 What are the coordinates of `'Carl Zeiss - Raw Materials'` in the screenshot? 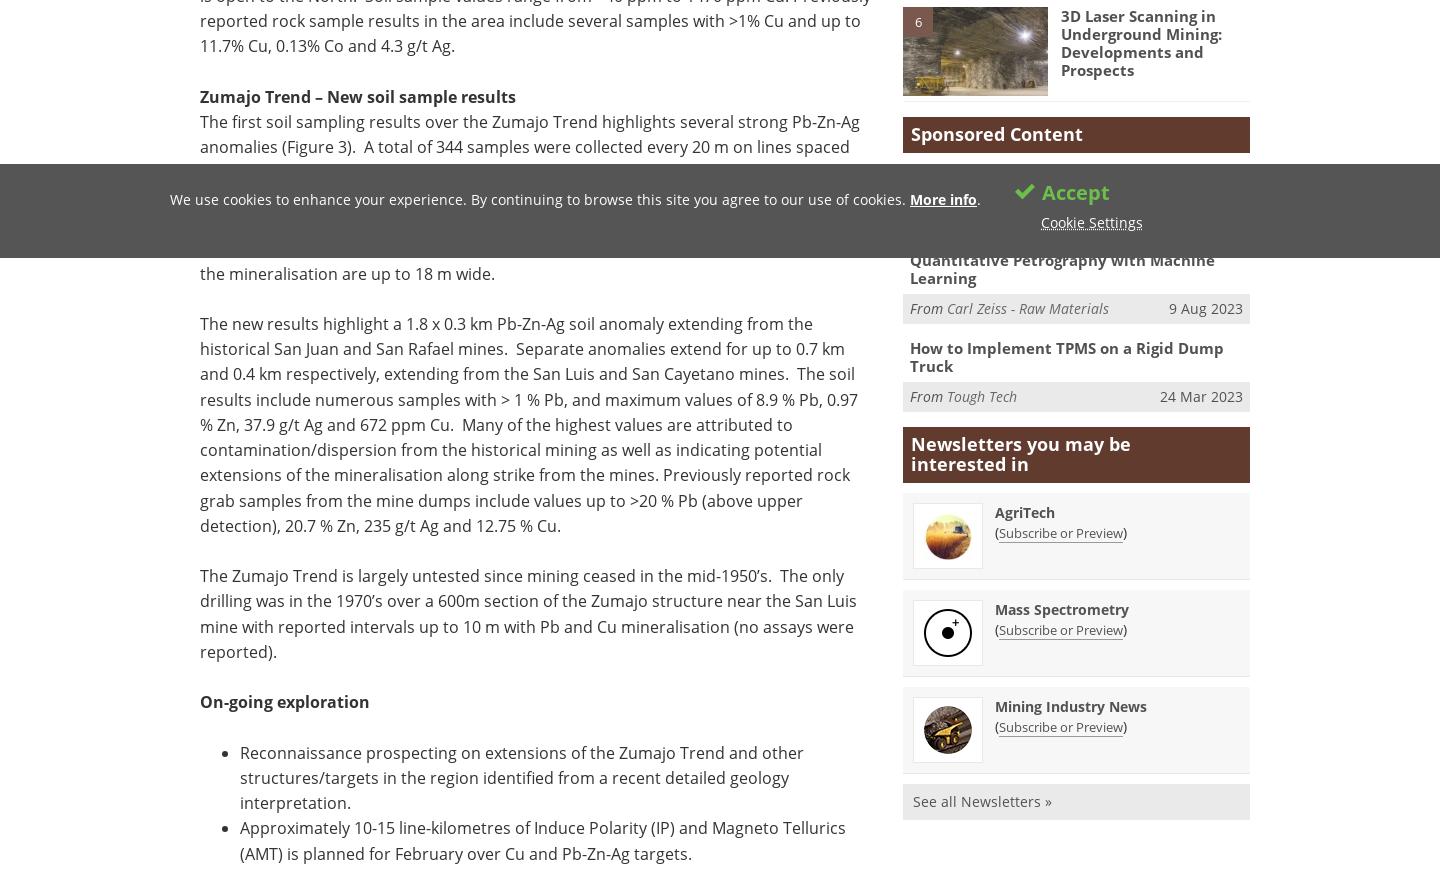 It's located at (1028, 306).